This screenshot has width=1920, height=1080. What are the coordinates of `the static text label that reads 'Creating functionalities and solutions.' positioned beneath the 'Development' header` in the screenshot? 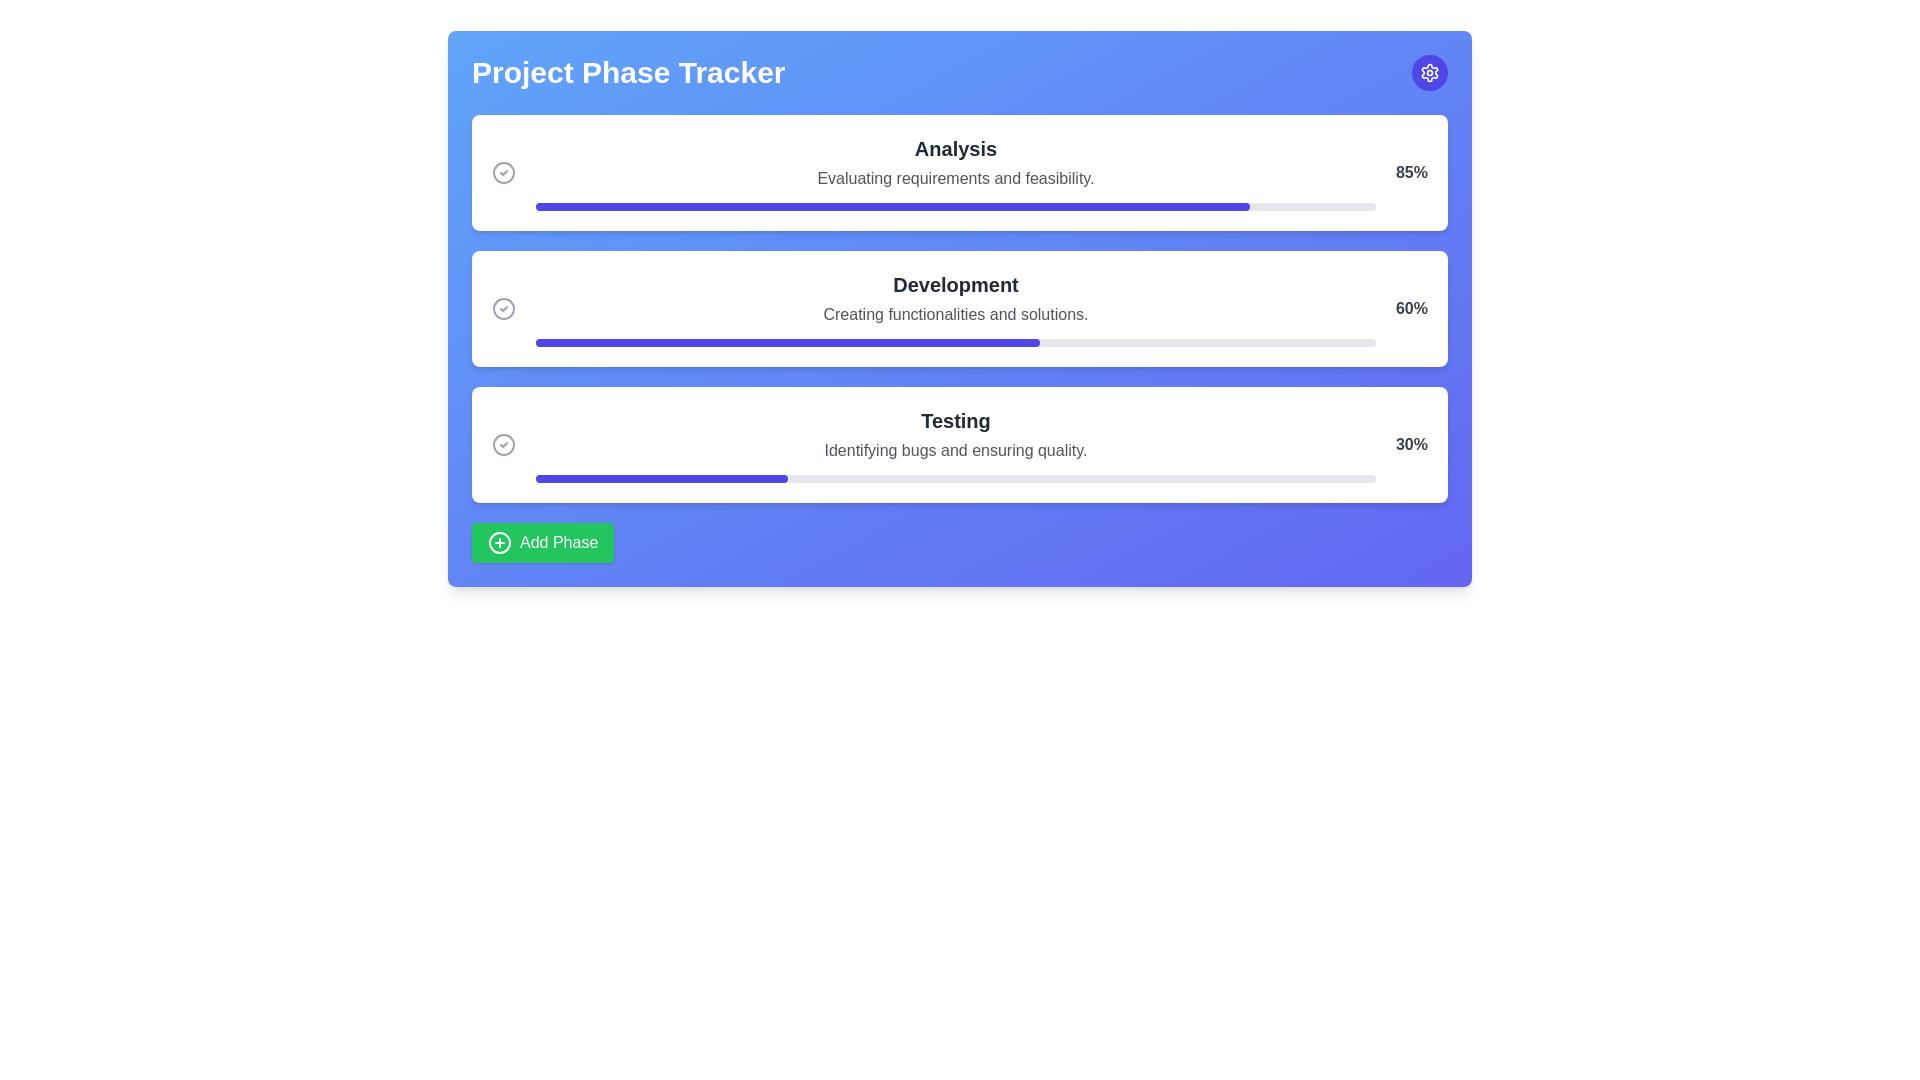 It's located at (954, 315).